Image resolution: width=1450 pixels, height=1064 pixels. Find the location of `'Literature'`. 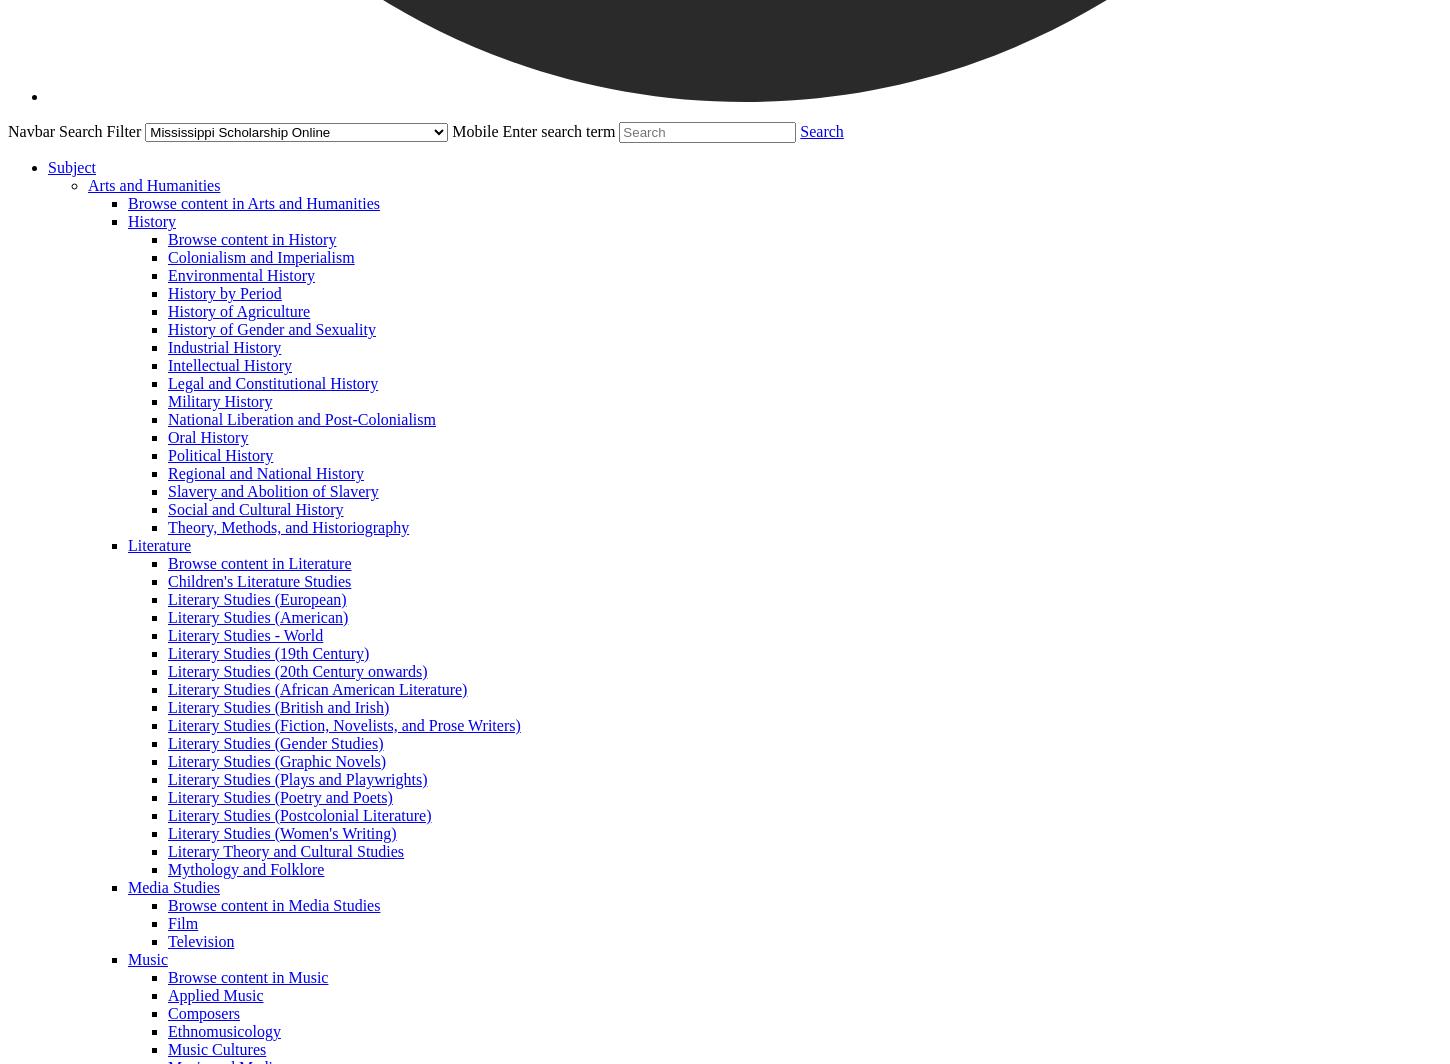

'Literature' is located at coordinates (158, 545).